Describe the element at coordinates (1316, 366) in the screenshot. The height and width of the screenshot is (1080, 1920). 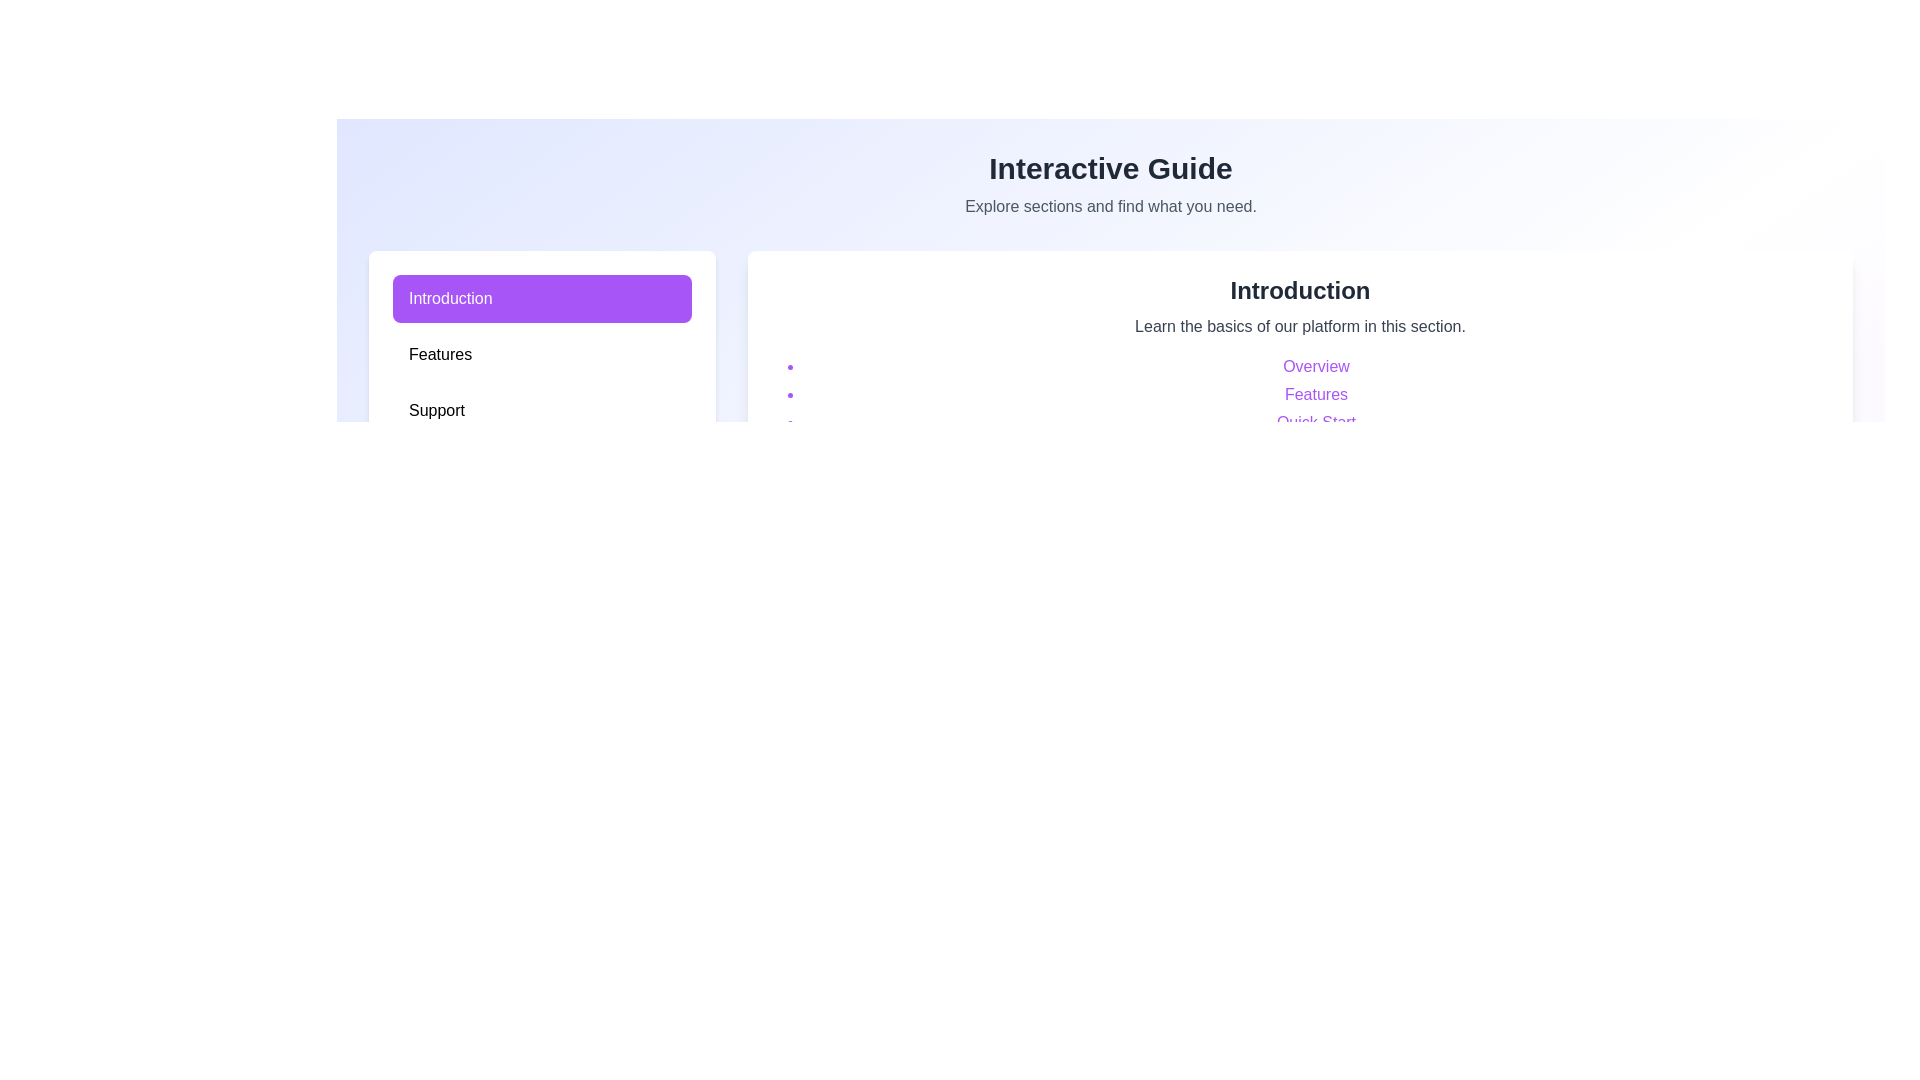
I see `the 'Overview' text label element, which is styled in purple and is the first item in a vertical list under the 'Introduction' heading` at that location.